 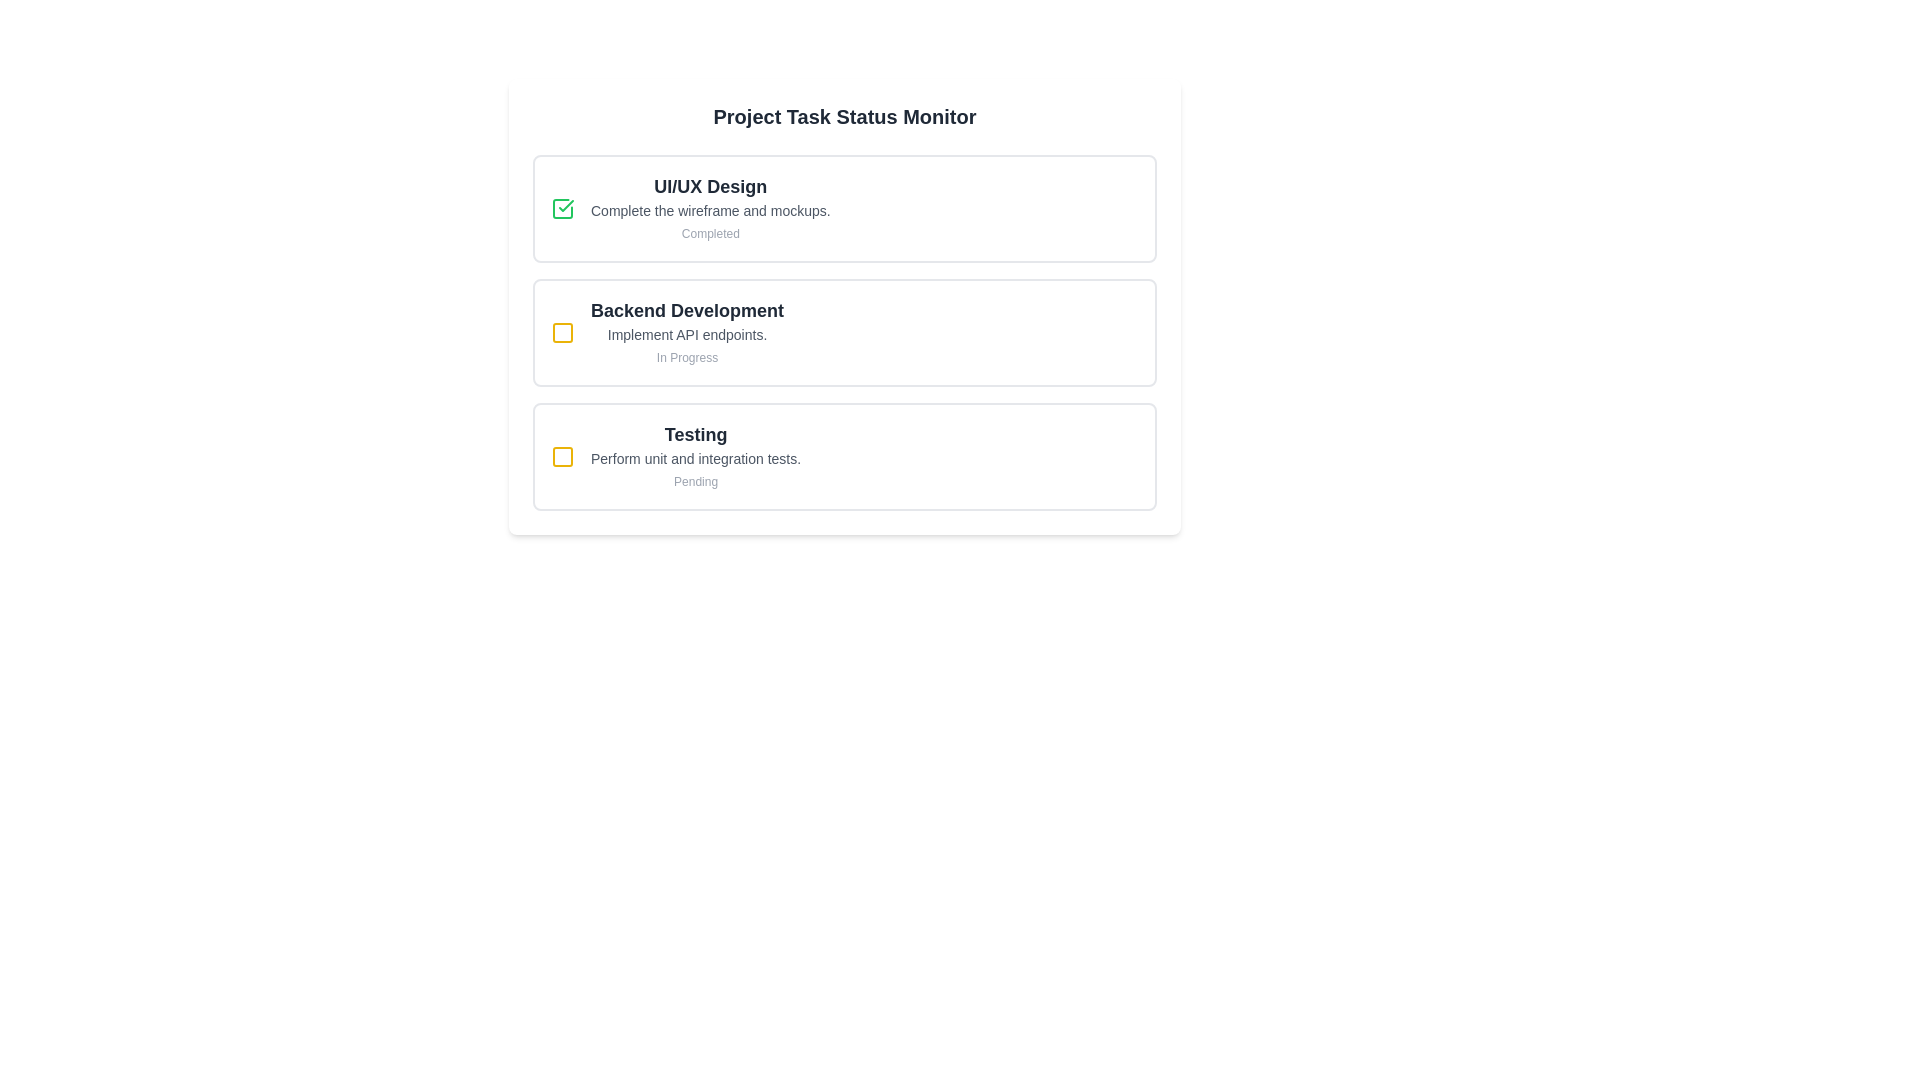 I want to click on the Informational card displaying task details, which is the second card in a vertical stack of three cards in the project management interface, so click(x=687, y=331).